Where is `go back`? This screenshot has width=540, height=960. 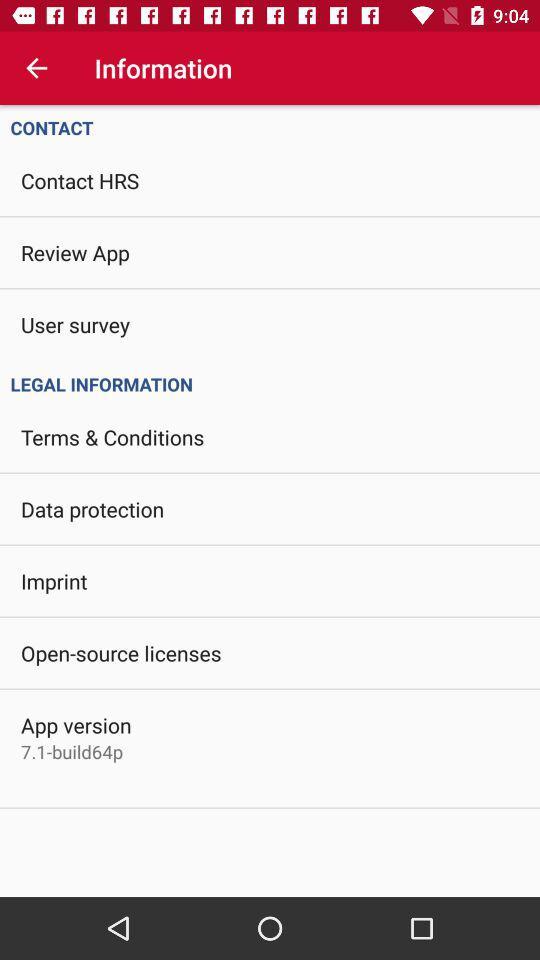
go back is located at coordinates (36, 68).